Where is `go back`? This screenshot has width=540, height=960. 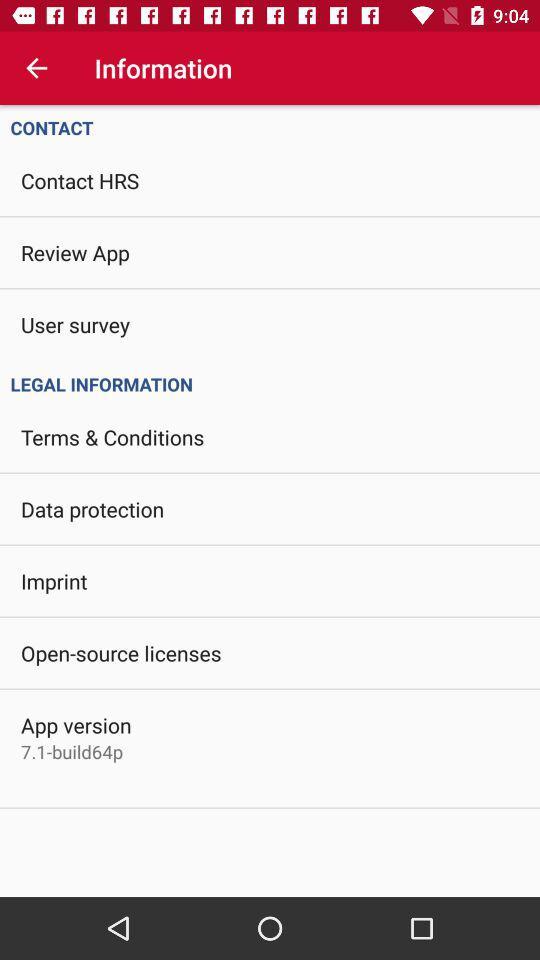
go back is located at coordinates (36, 68).